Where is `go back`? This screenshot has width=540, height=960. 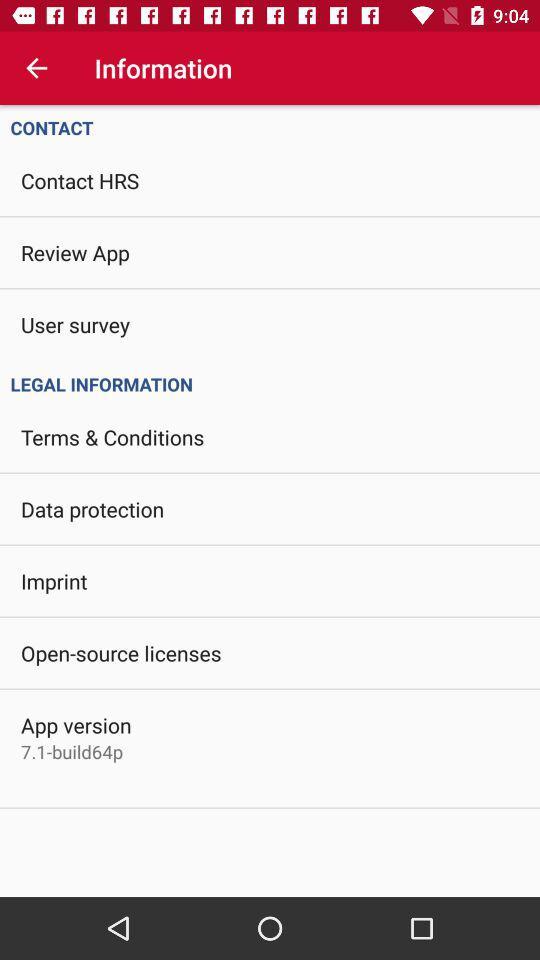
go back is located at coordinates (36, 68).